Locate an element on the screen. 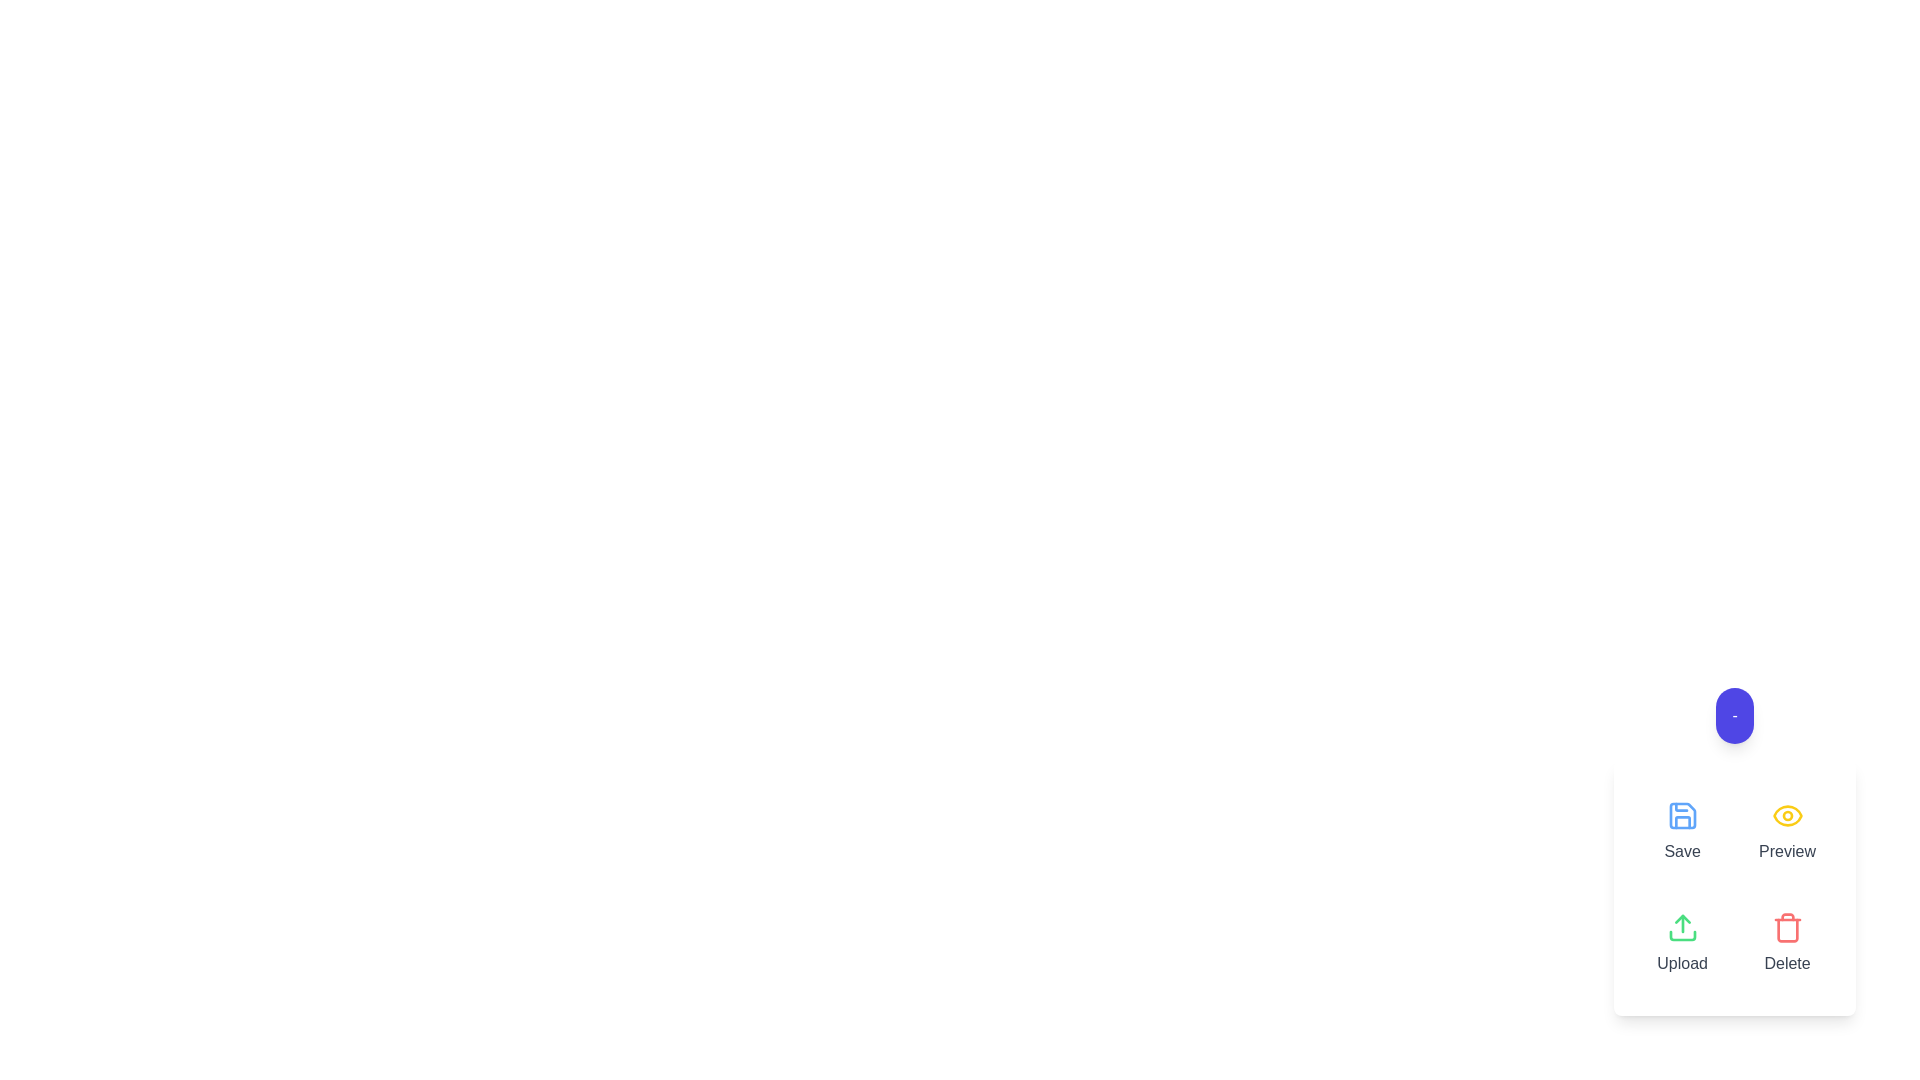 The image size is (1920, 1080). the Upload button to initiate the upload operation is located at coordinates (1681, 944).